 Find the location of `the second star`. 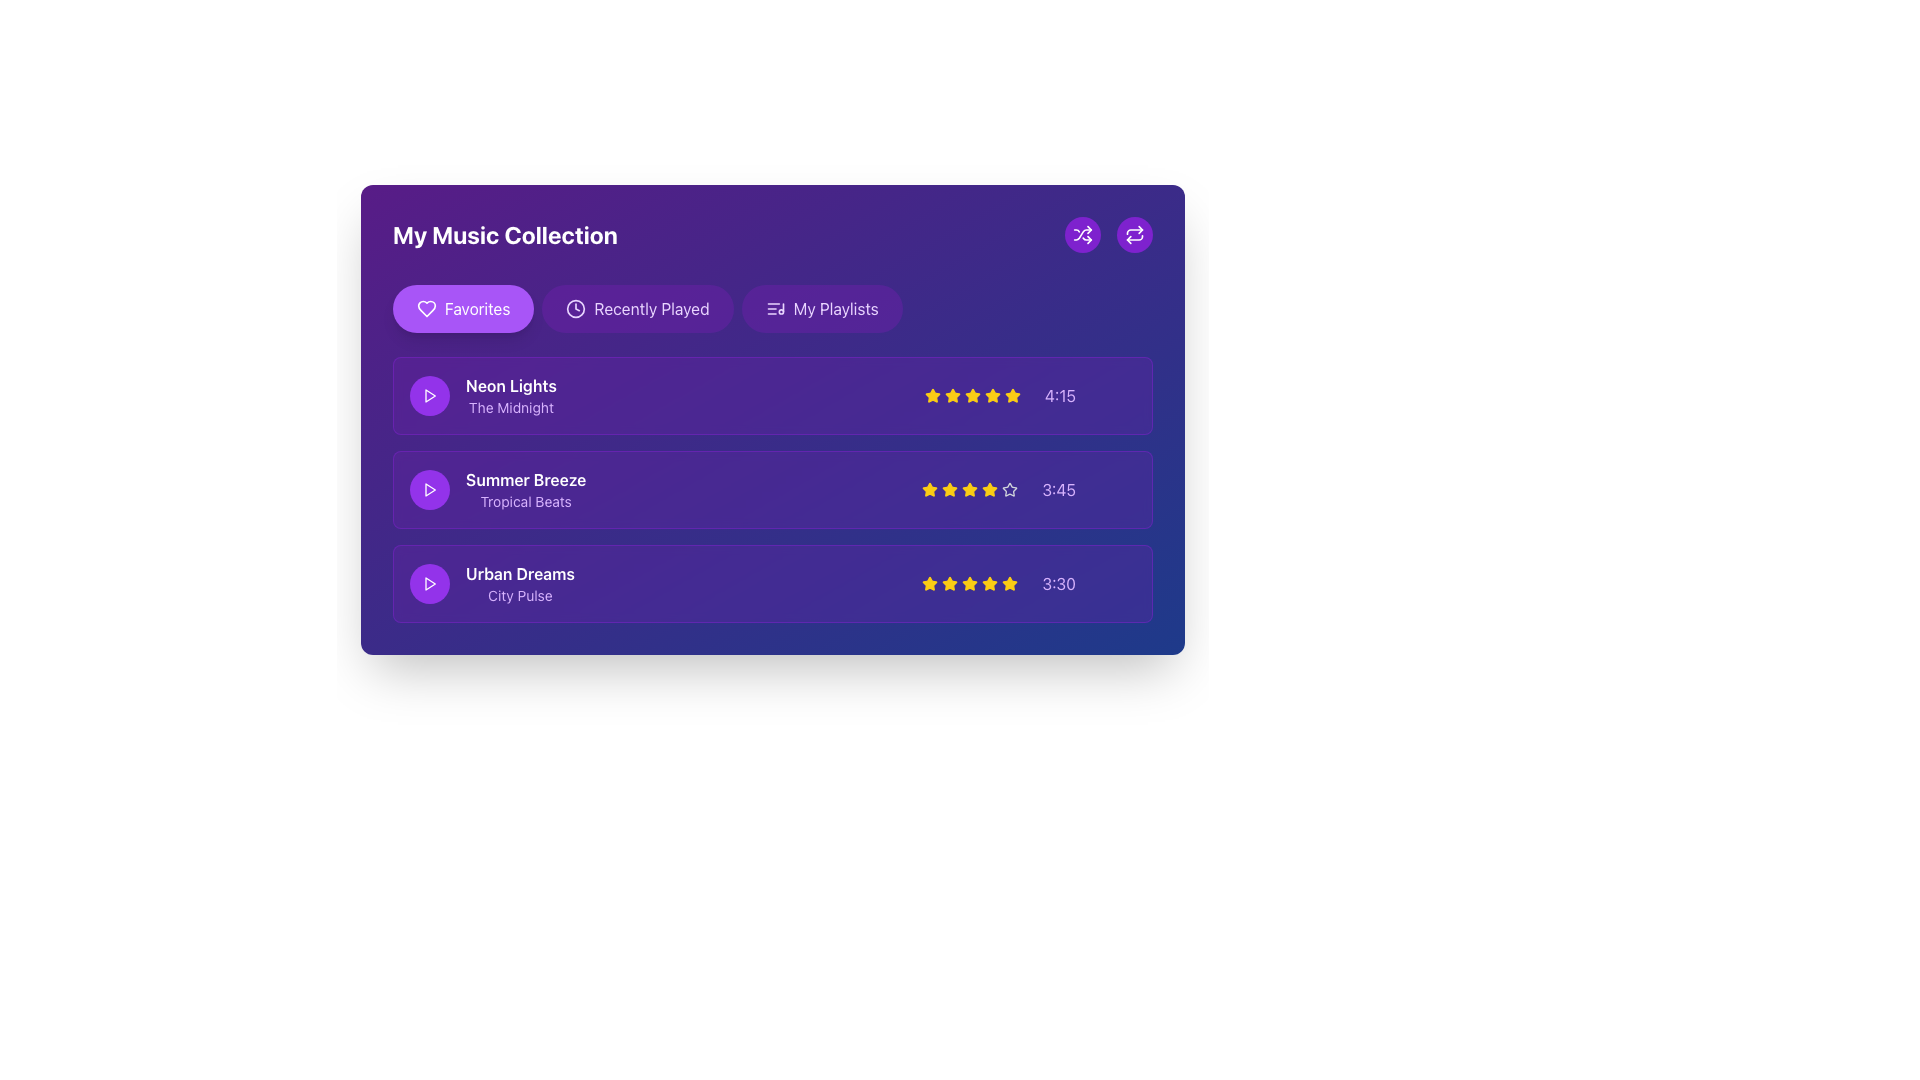

the second star is located at coordinates (931, 395).